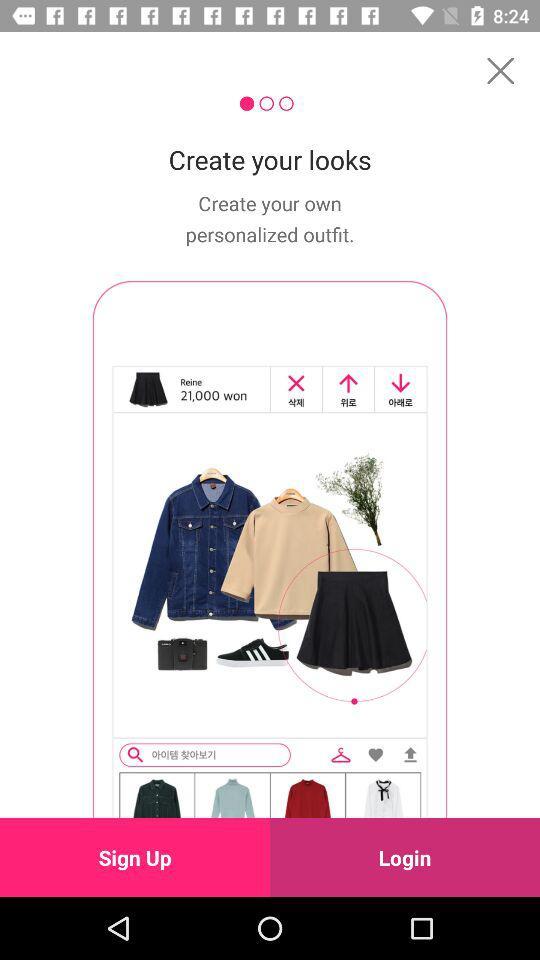 The image size is (540, 960). What do you see at coordinates (405, 856) in the screenshot?
I see `the icon to the right of sign up icon` at bounding box center [405, 856].